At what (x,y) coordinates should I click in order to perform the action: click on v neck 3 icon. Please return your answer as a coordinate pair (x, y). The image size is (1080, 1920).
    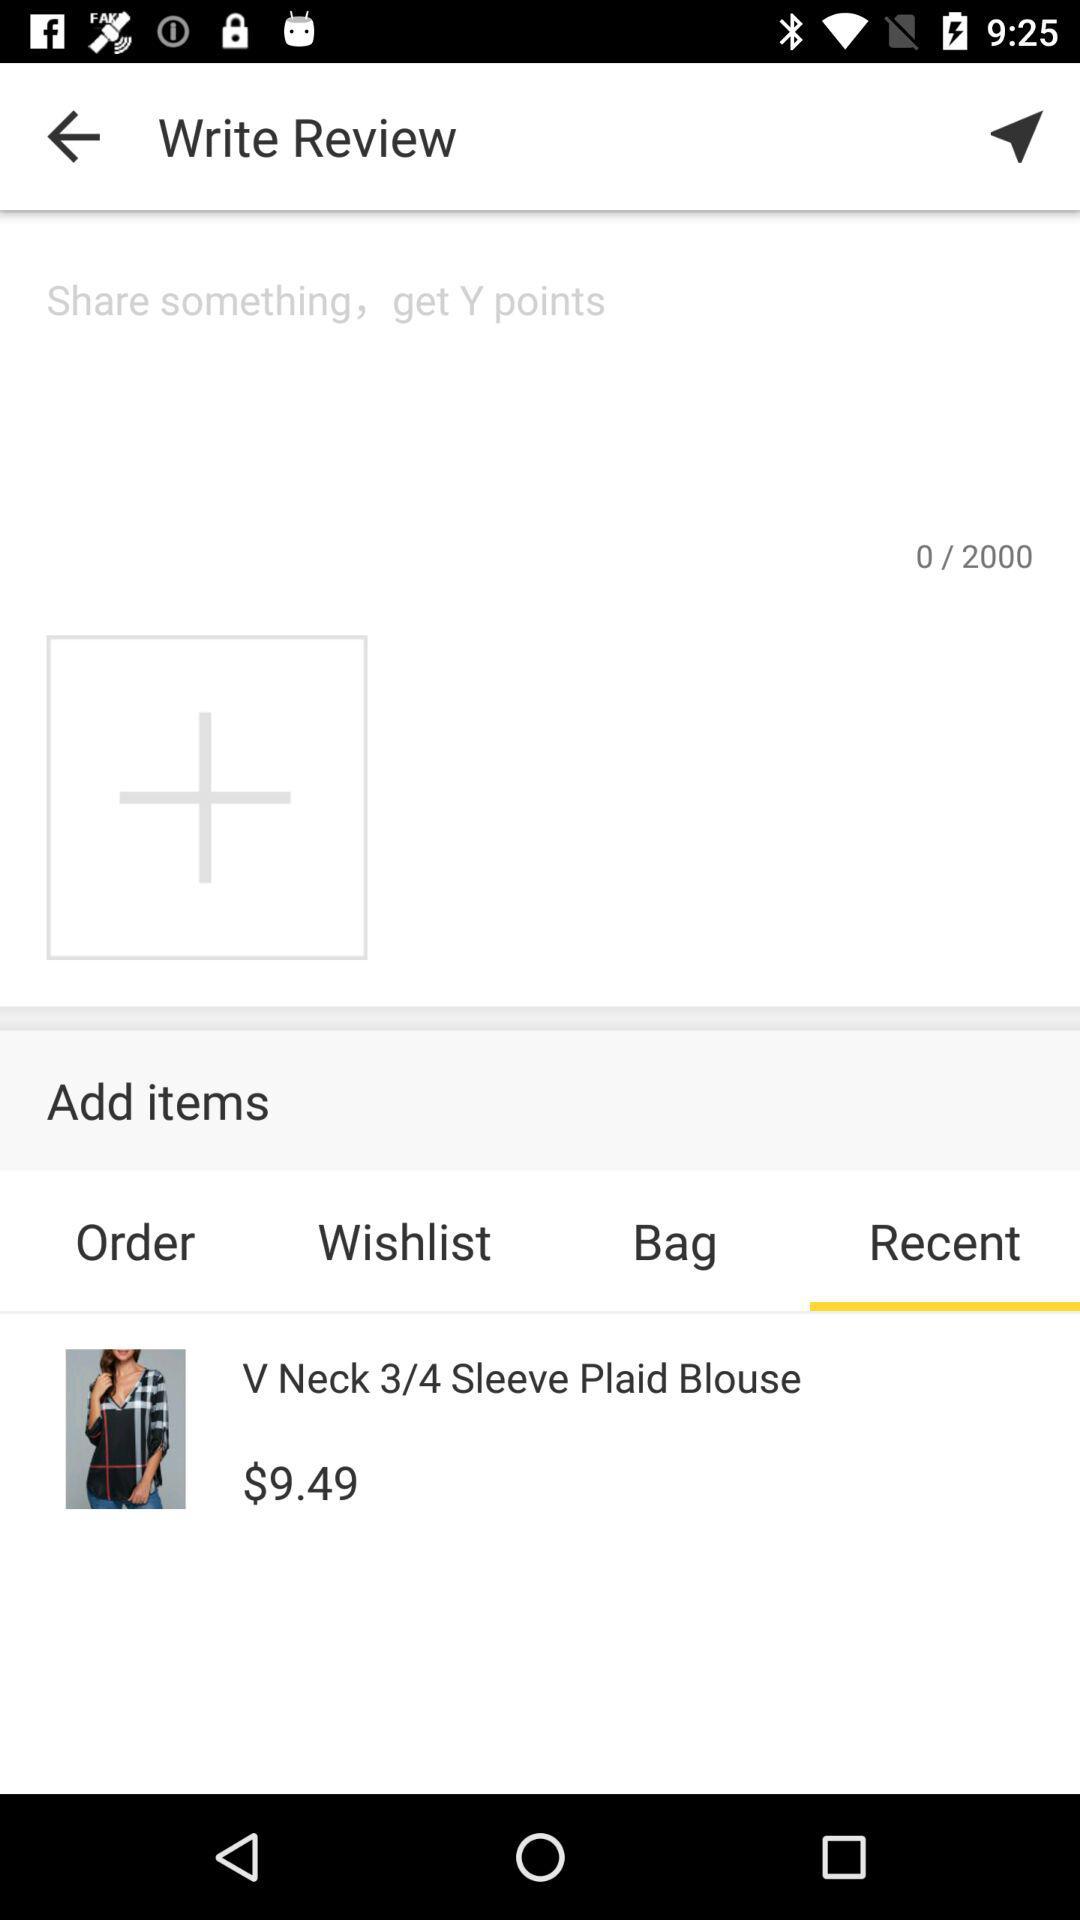
    Looking at the image, I should click on (520, 1375).